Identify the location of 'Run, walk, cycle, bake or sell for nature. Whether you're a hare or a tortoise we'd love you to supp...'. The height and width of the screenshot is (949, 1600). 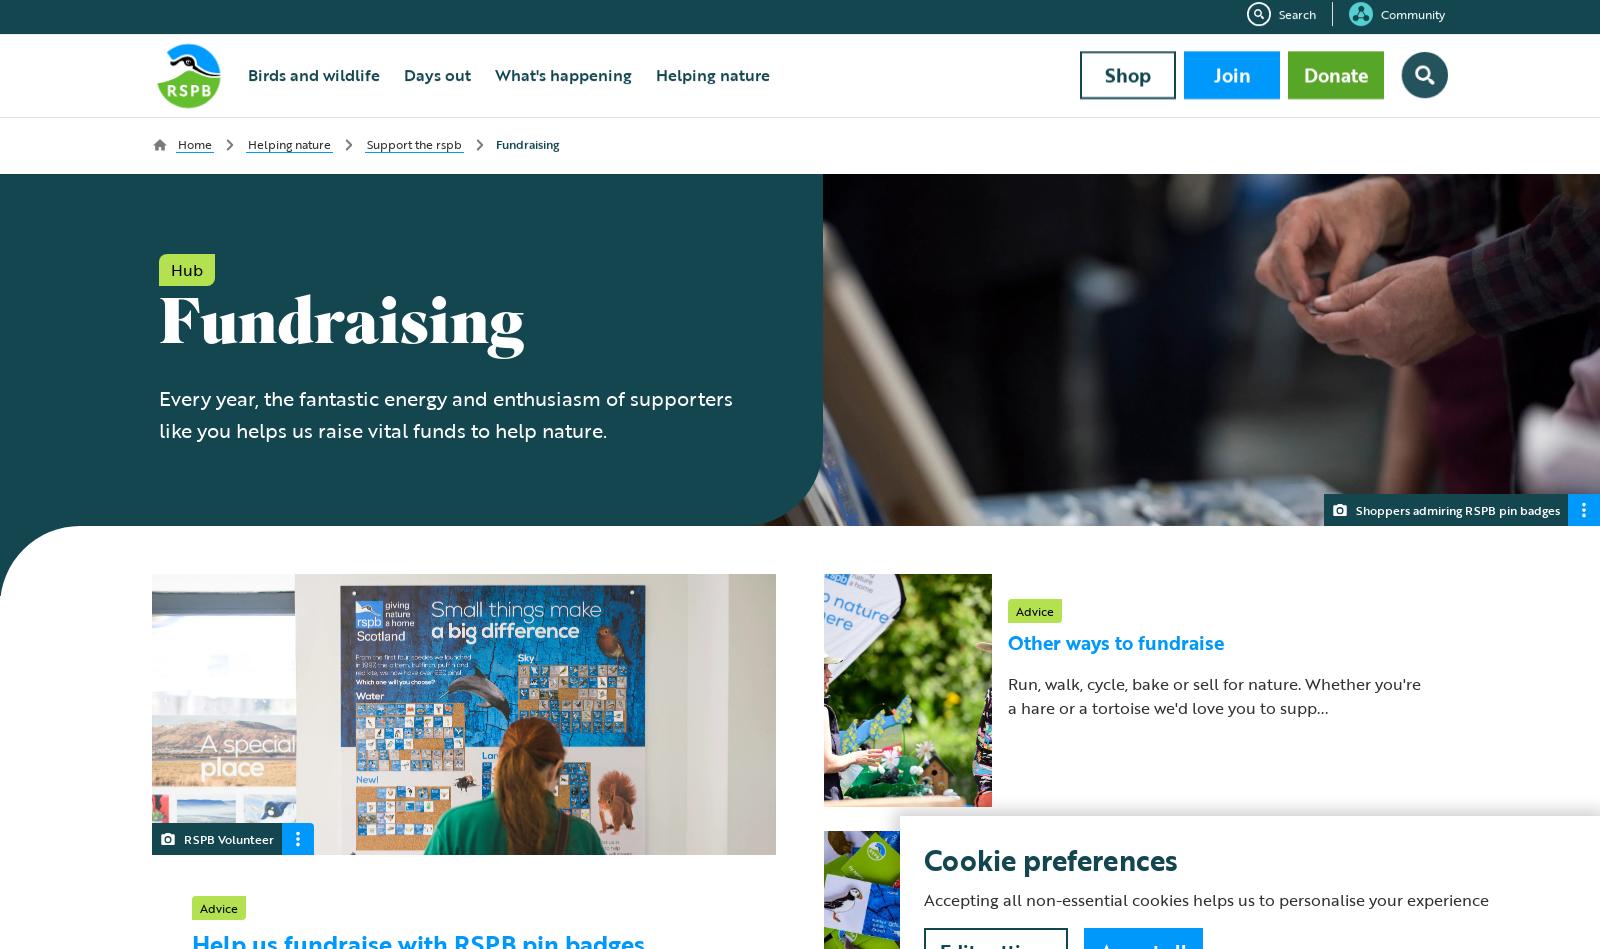
(1213, 695).